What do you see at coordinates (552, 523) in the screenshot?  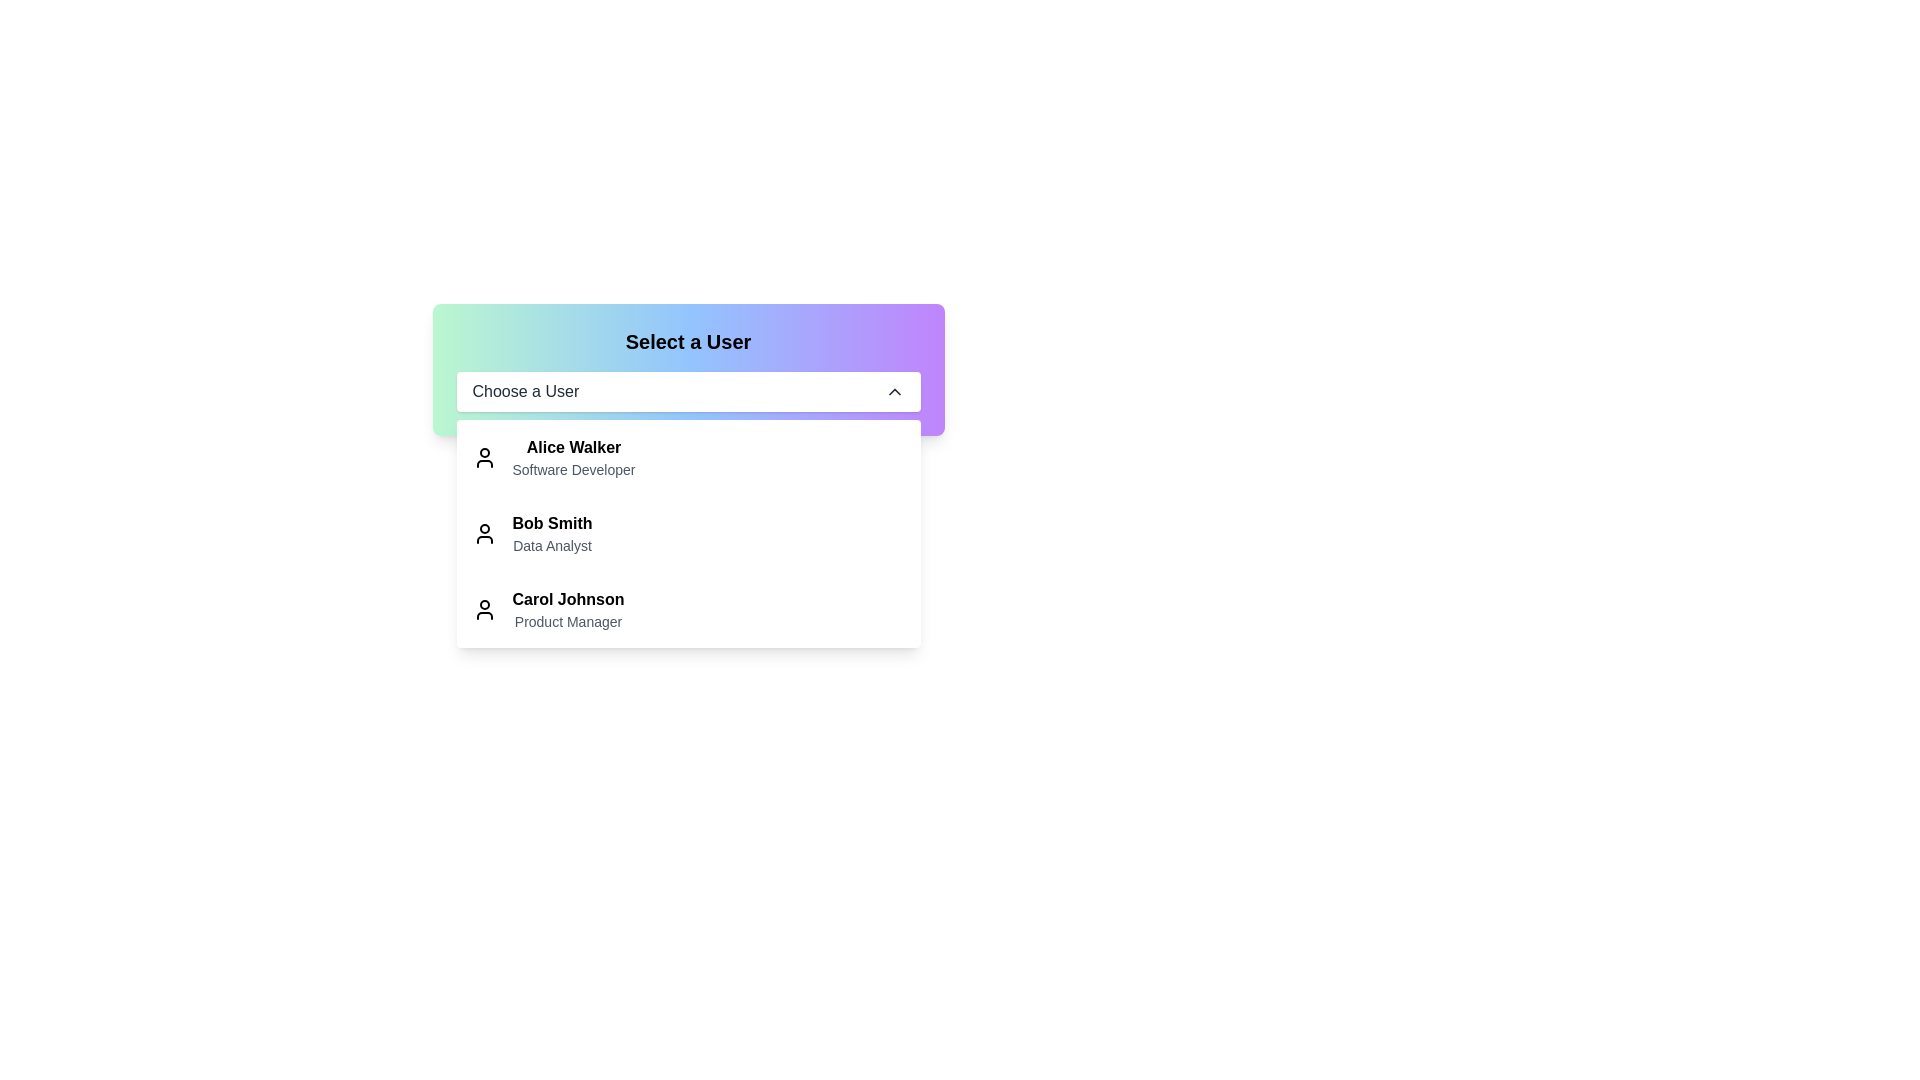 I see `the text label displaying 'Bob Smith'` at bounding box center [552, 523].